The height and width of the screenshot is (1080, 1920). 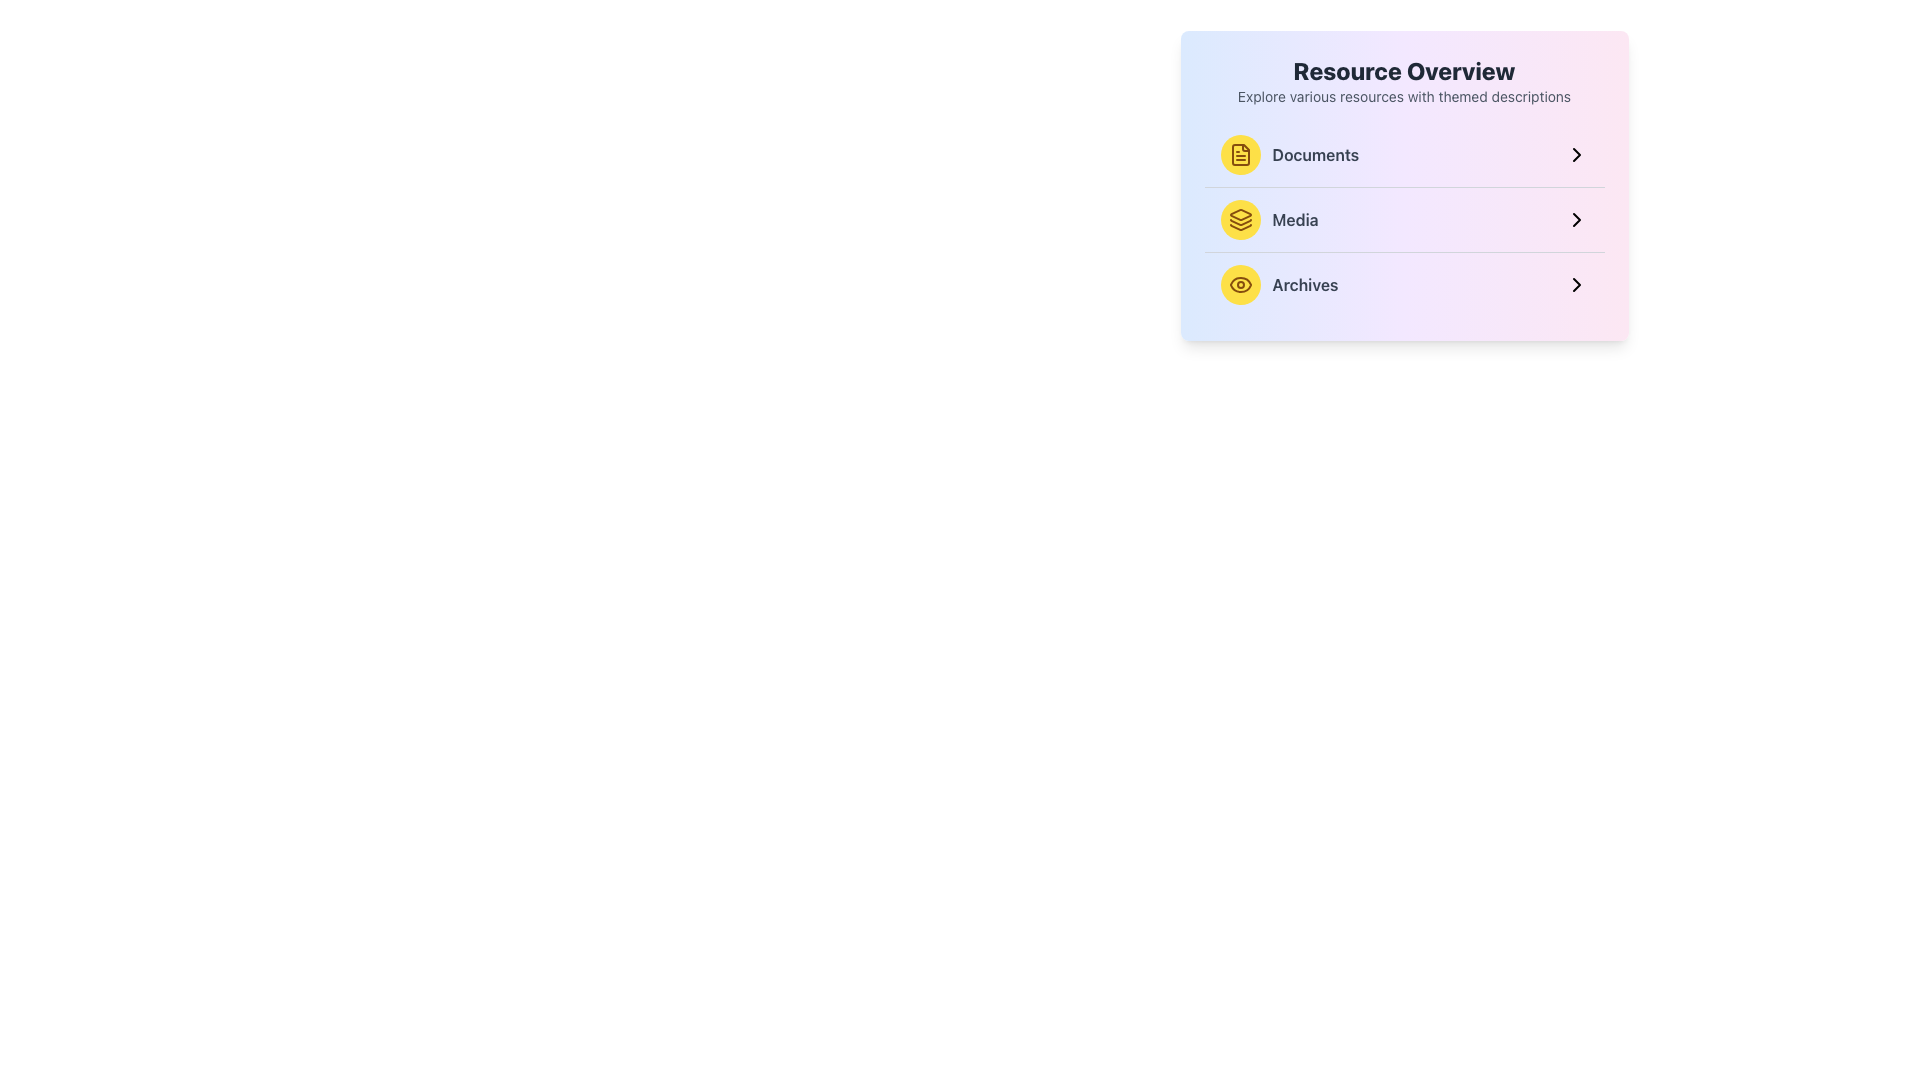 I want to click on the Chevron or arrow icon located to the right of the 'Media' label in the 'Resource Overview' section, so click(x=1575, y=219).